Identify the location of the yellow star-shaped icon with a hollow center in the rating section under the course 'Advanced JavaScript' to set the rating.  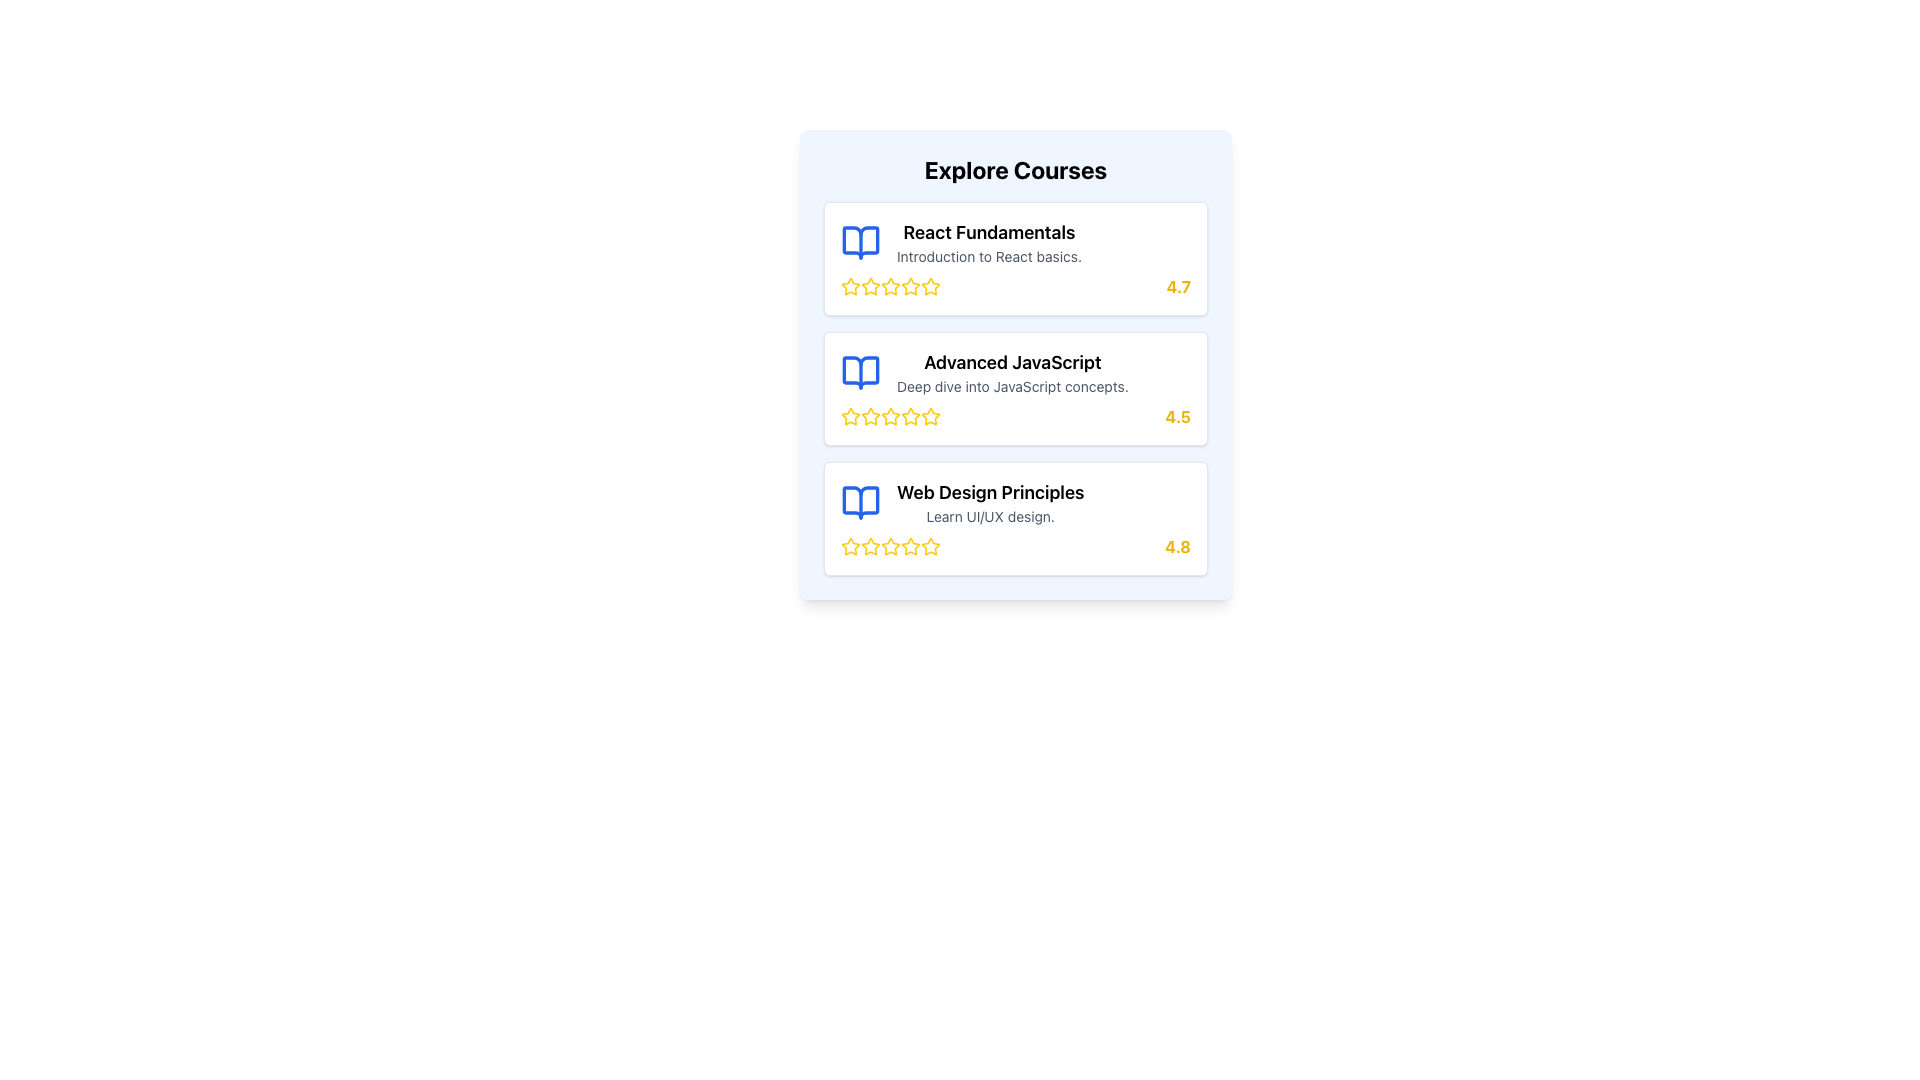
(850, 415).